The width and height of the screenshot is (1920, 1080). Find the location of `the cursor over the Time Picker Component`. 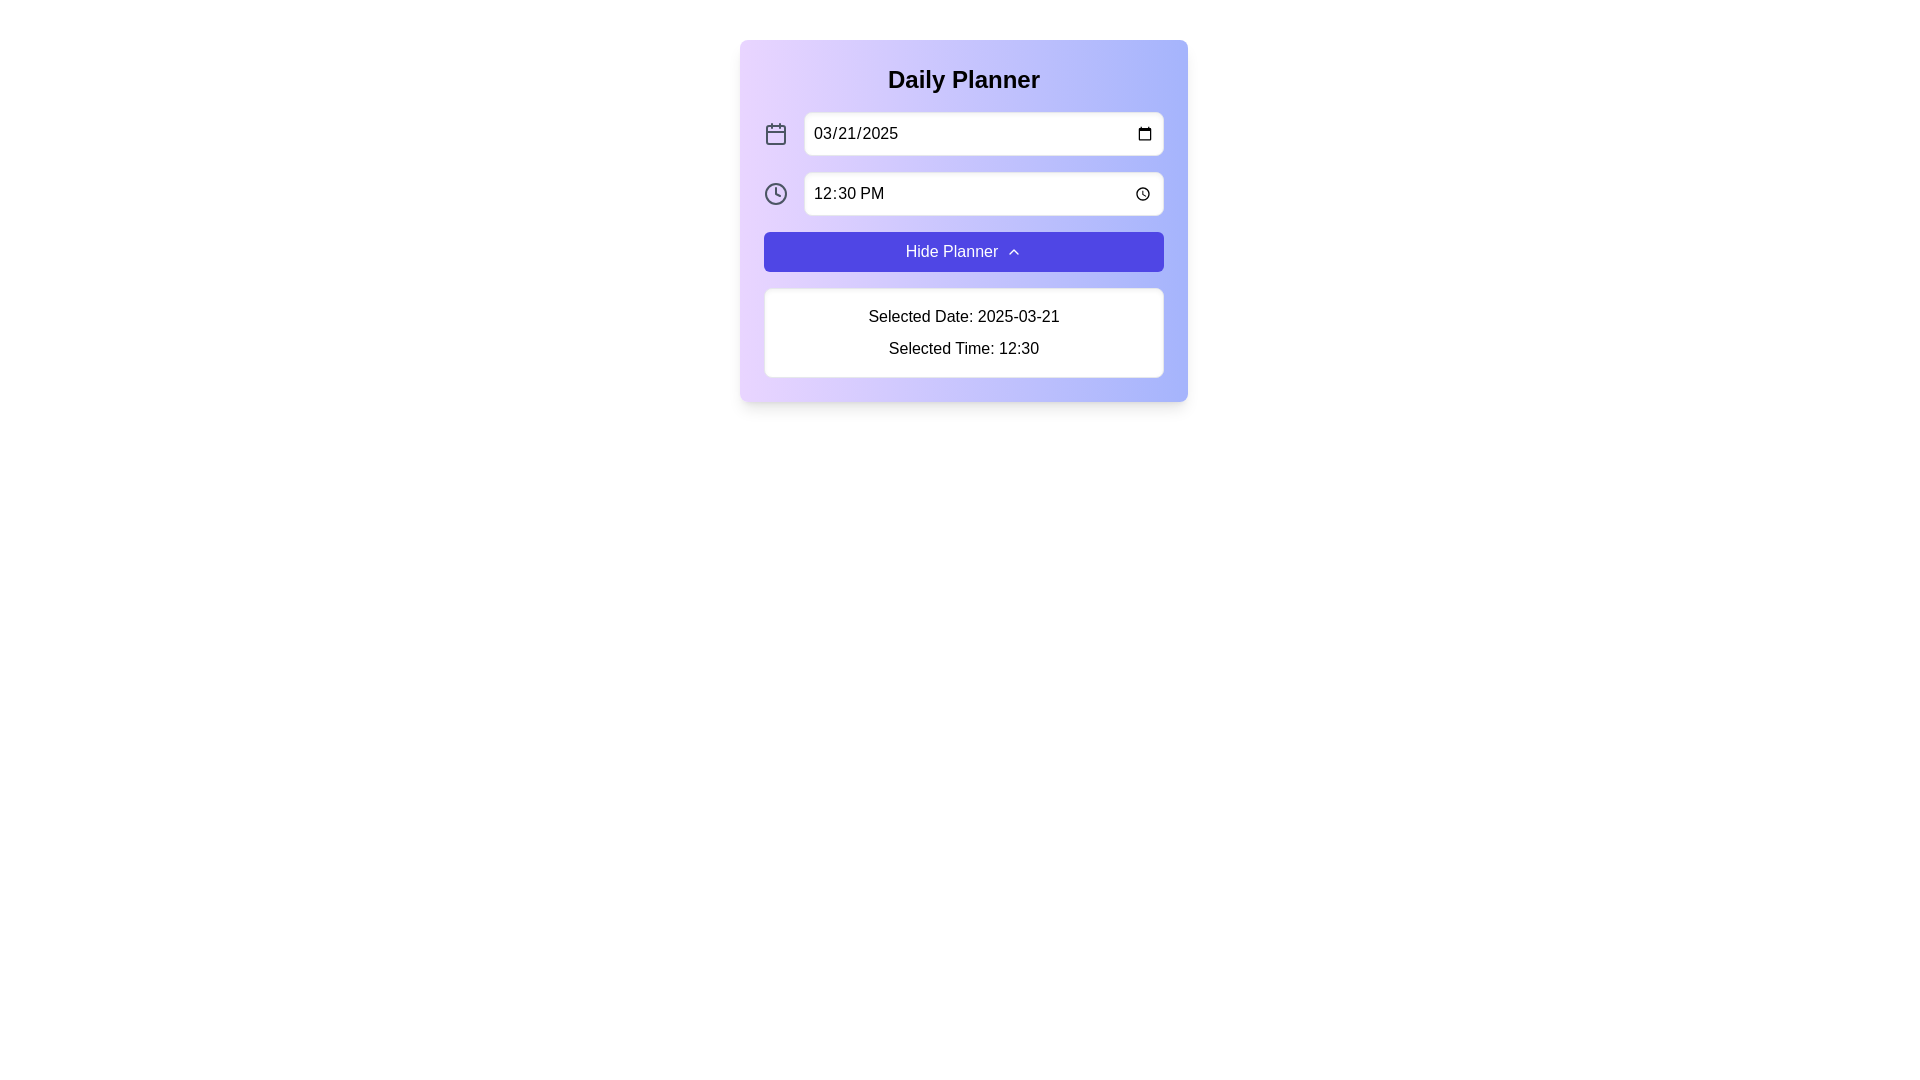

the cursor over the Time Picker Component is located at coordinates (964, 193).